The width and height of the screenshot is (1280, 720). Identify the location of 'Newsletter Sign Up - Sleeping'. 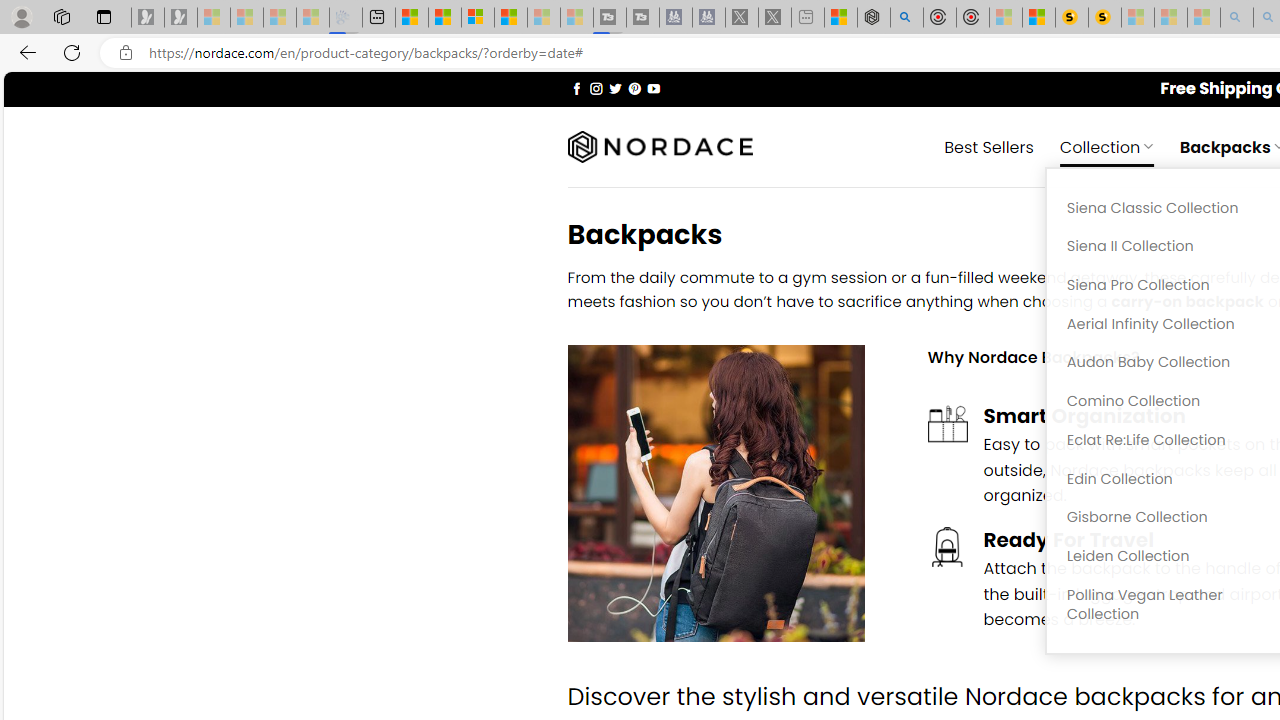
(181, 17).